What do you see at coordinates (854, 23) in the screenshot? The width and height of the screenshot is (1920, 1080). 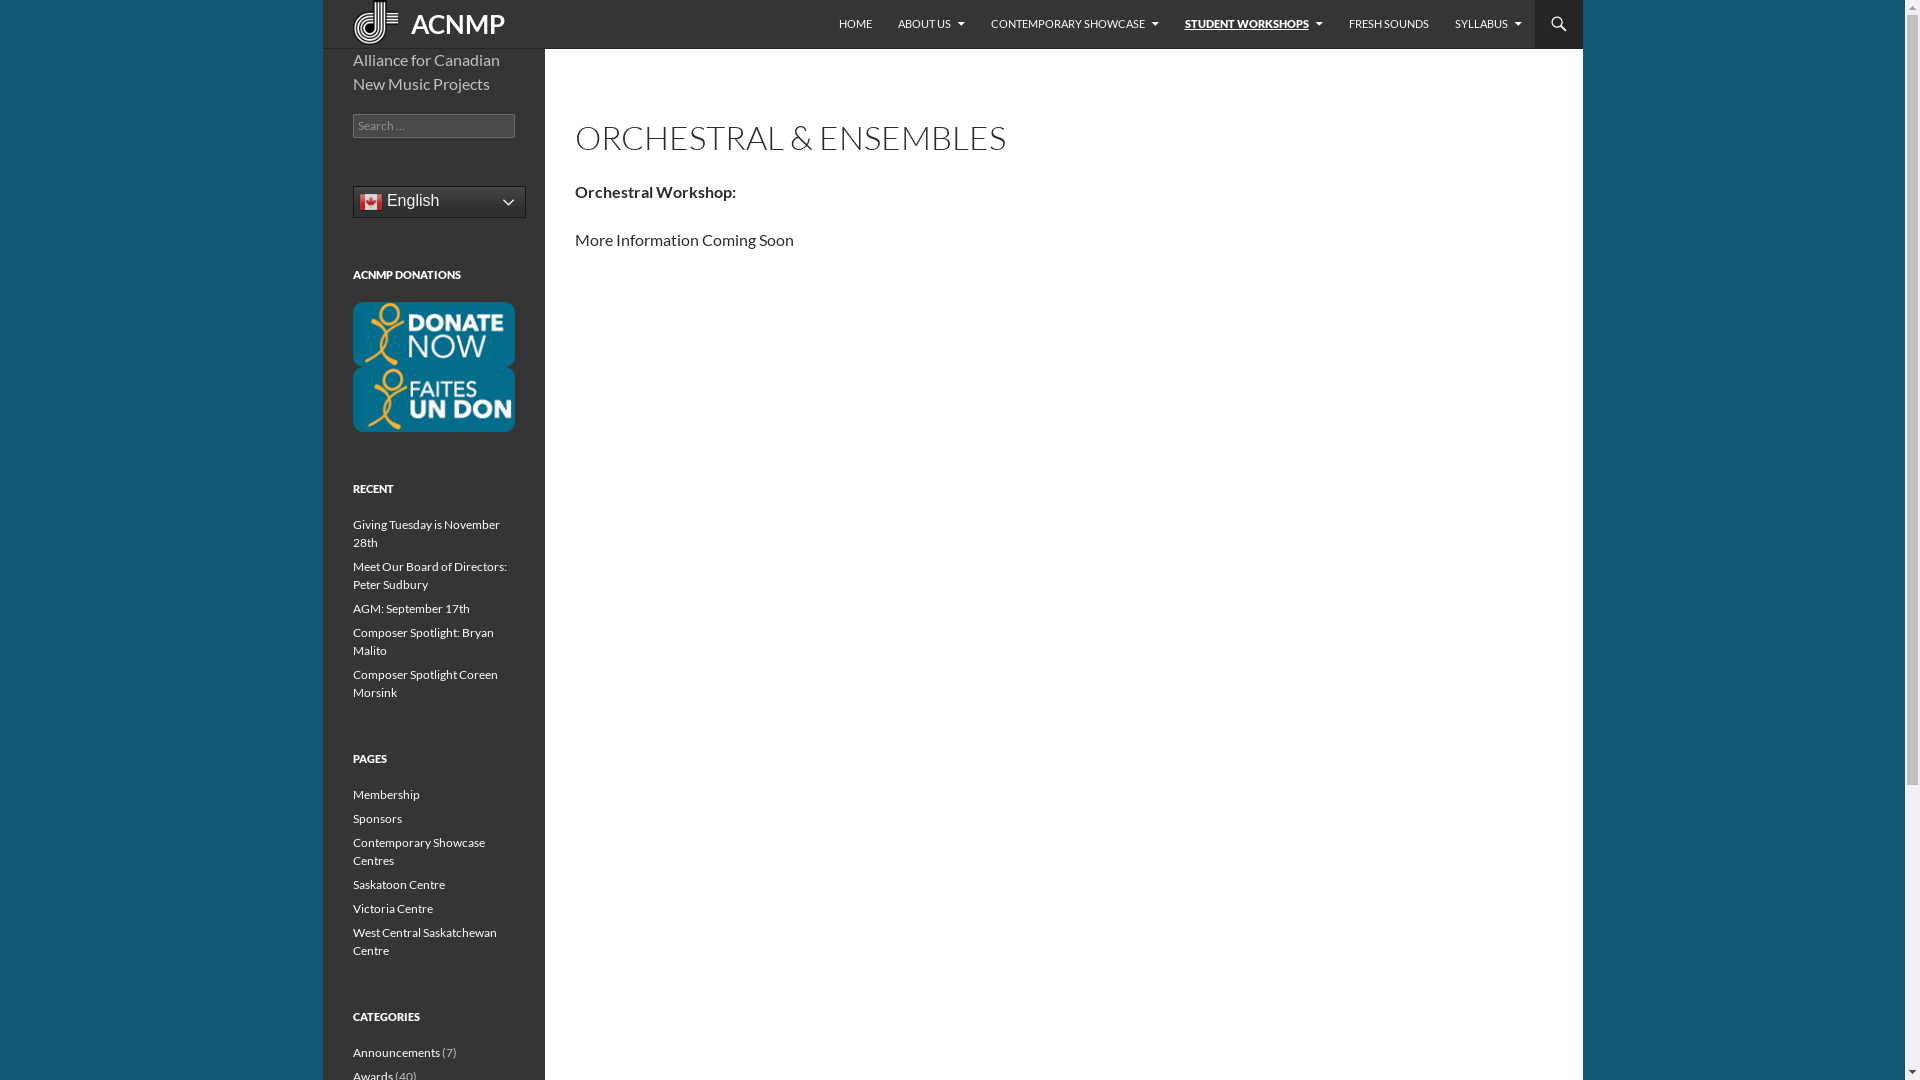 I see `'HOME'` at bounding box center [854, 23].